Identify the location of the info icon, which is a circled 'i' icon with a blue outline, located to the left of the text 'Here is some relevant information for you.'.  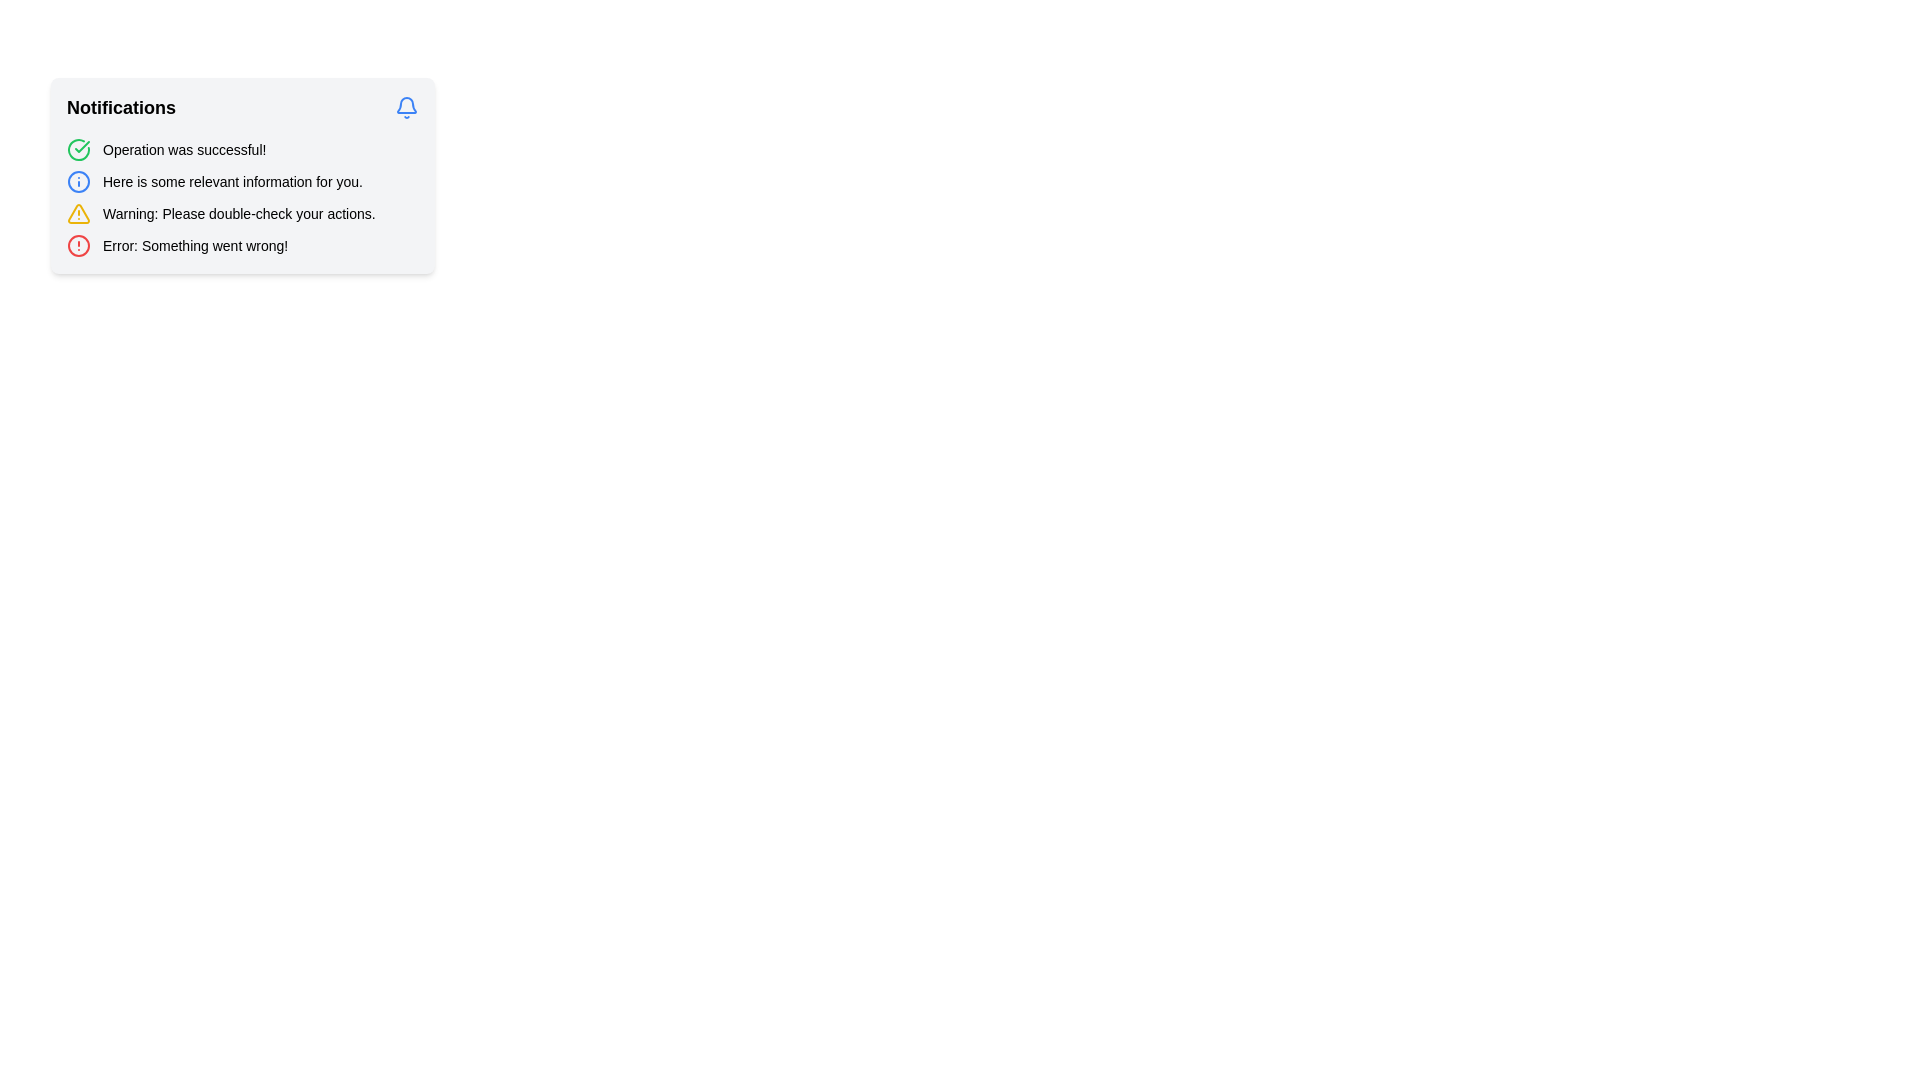
(78, 181).